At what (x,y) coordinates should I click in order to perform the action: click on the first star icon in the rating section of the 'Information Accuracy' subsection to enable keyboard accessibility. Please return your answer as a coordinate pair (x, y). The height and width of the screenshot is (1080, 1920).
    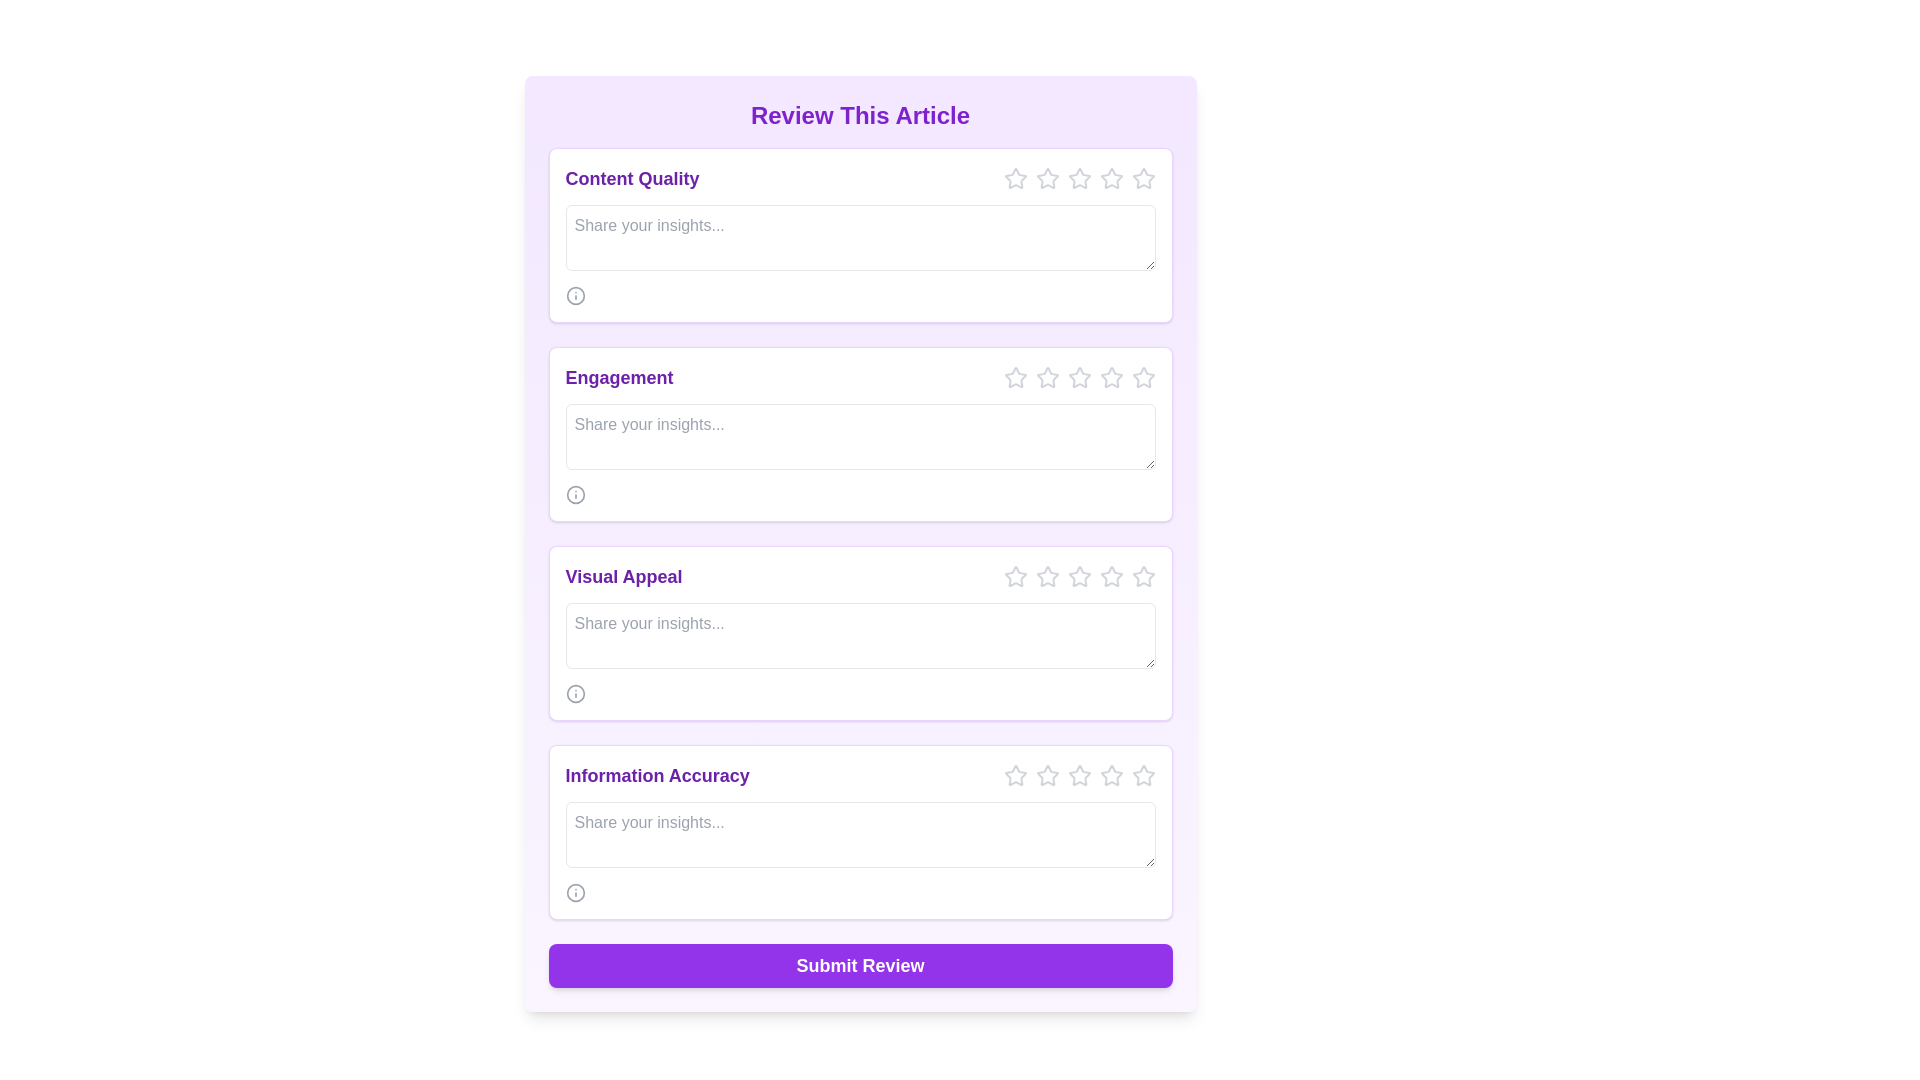
    Looking at the image, I should click on (1046, 774).